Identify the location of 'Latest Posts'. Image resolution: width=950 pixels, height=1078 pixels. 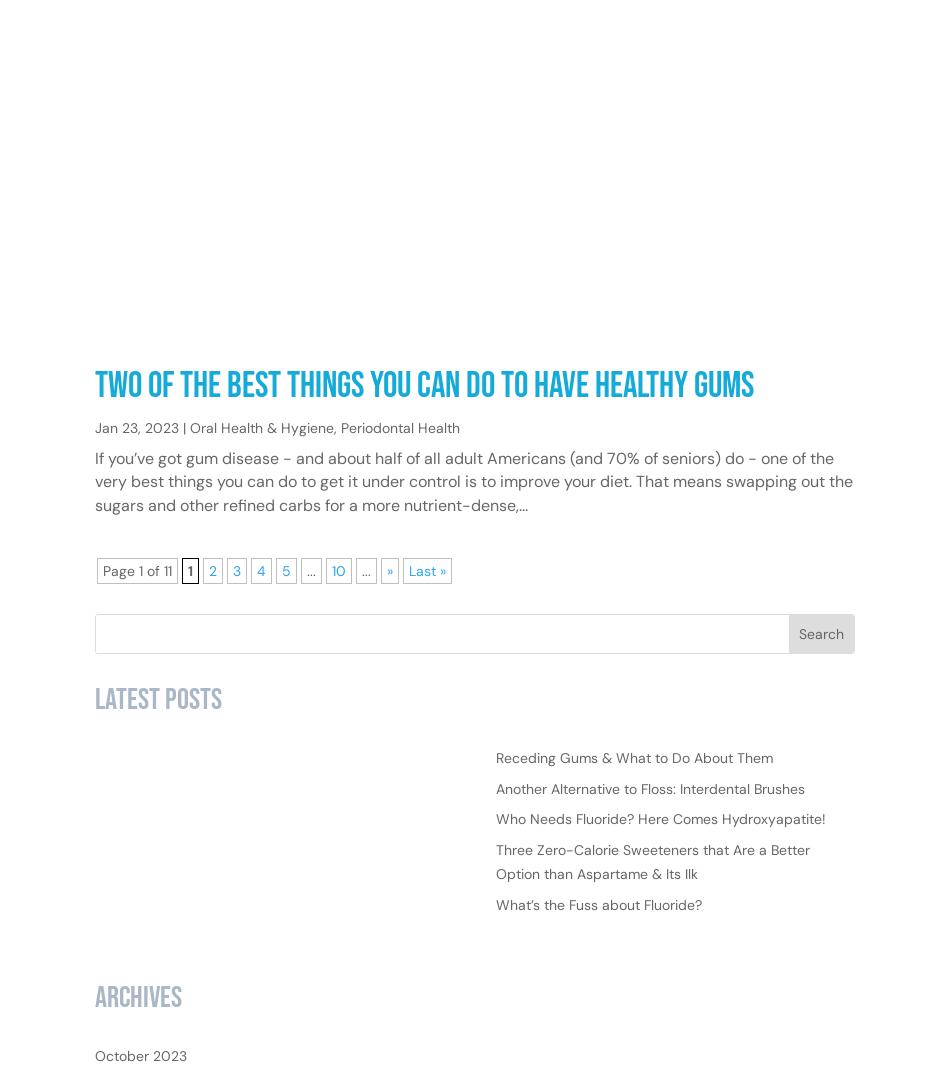
(158, 763).